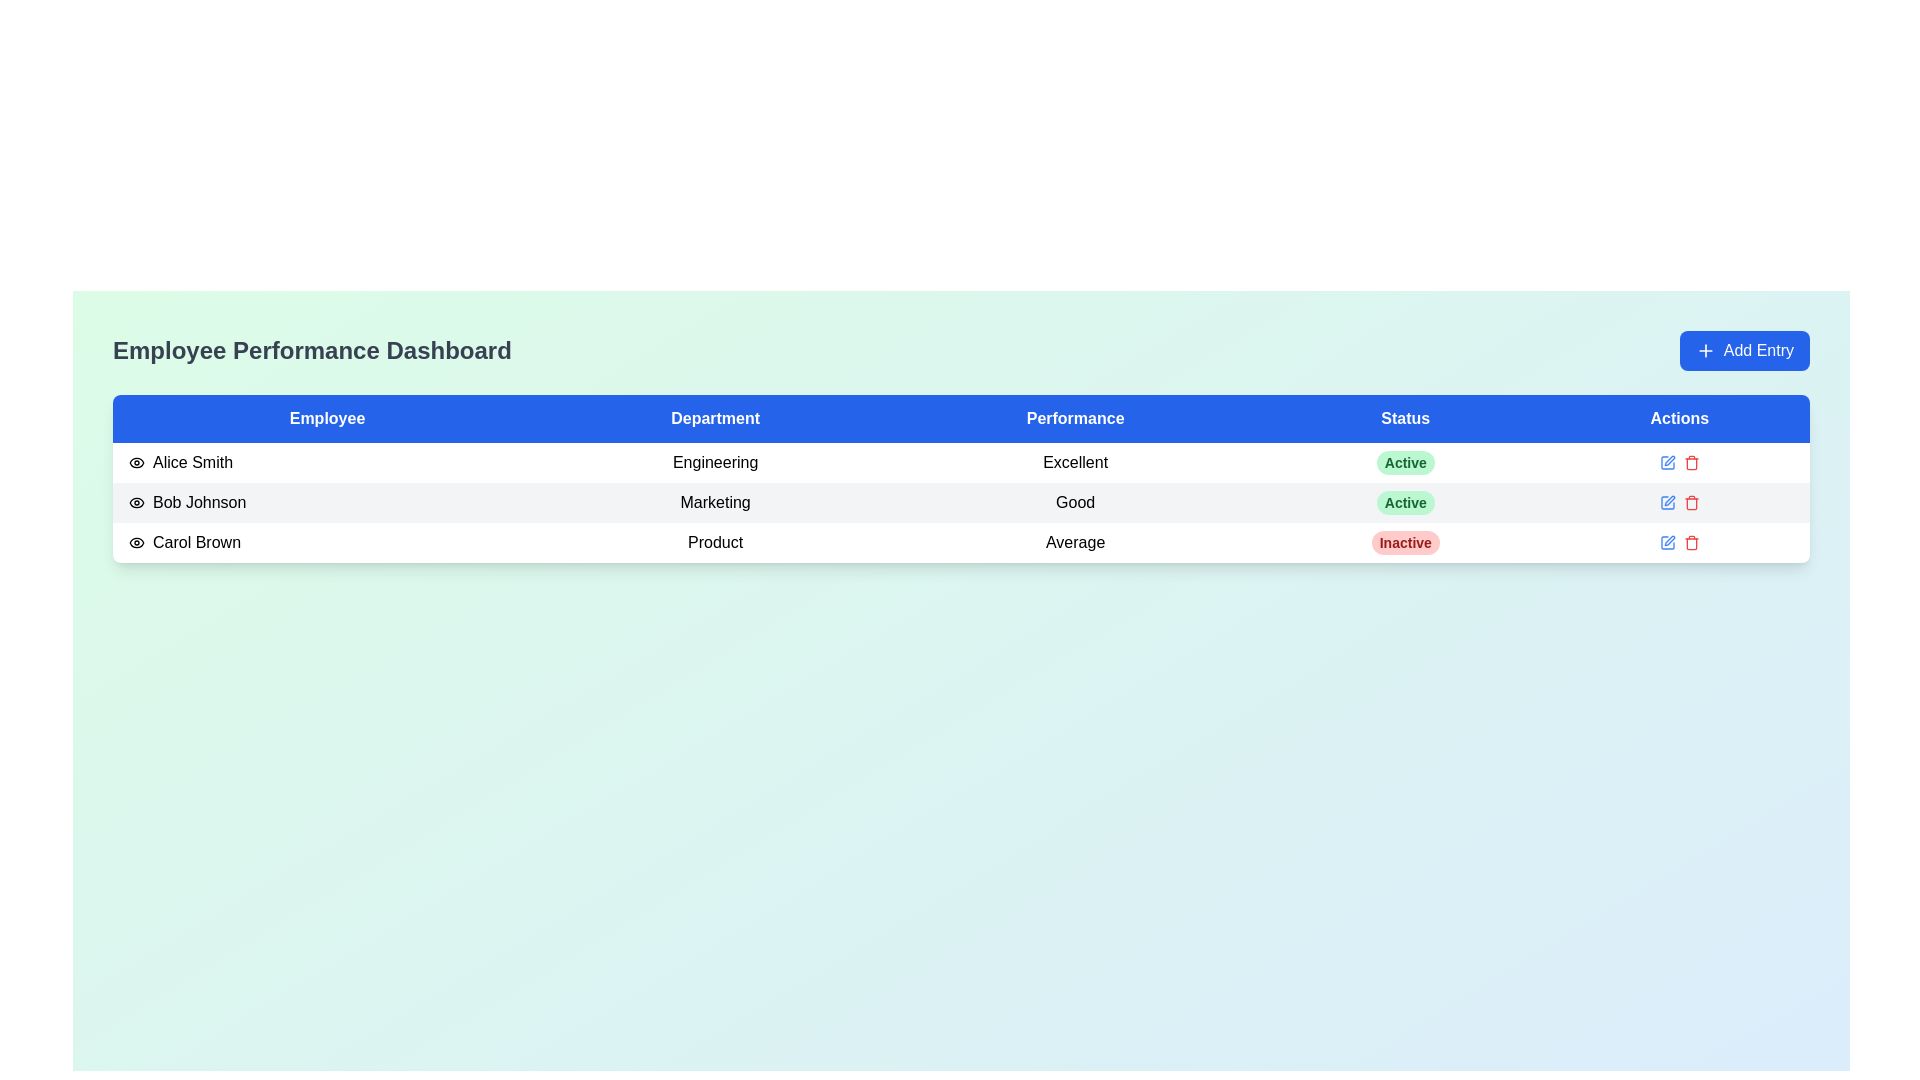 The height and width of the screenshot is (1080, 1920). I want to click on the text label displaying 'Average' under the 'Performance' column in the row associated with 'Carol Brown', so click(1074, 543).